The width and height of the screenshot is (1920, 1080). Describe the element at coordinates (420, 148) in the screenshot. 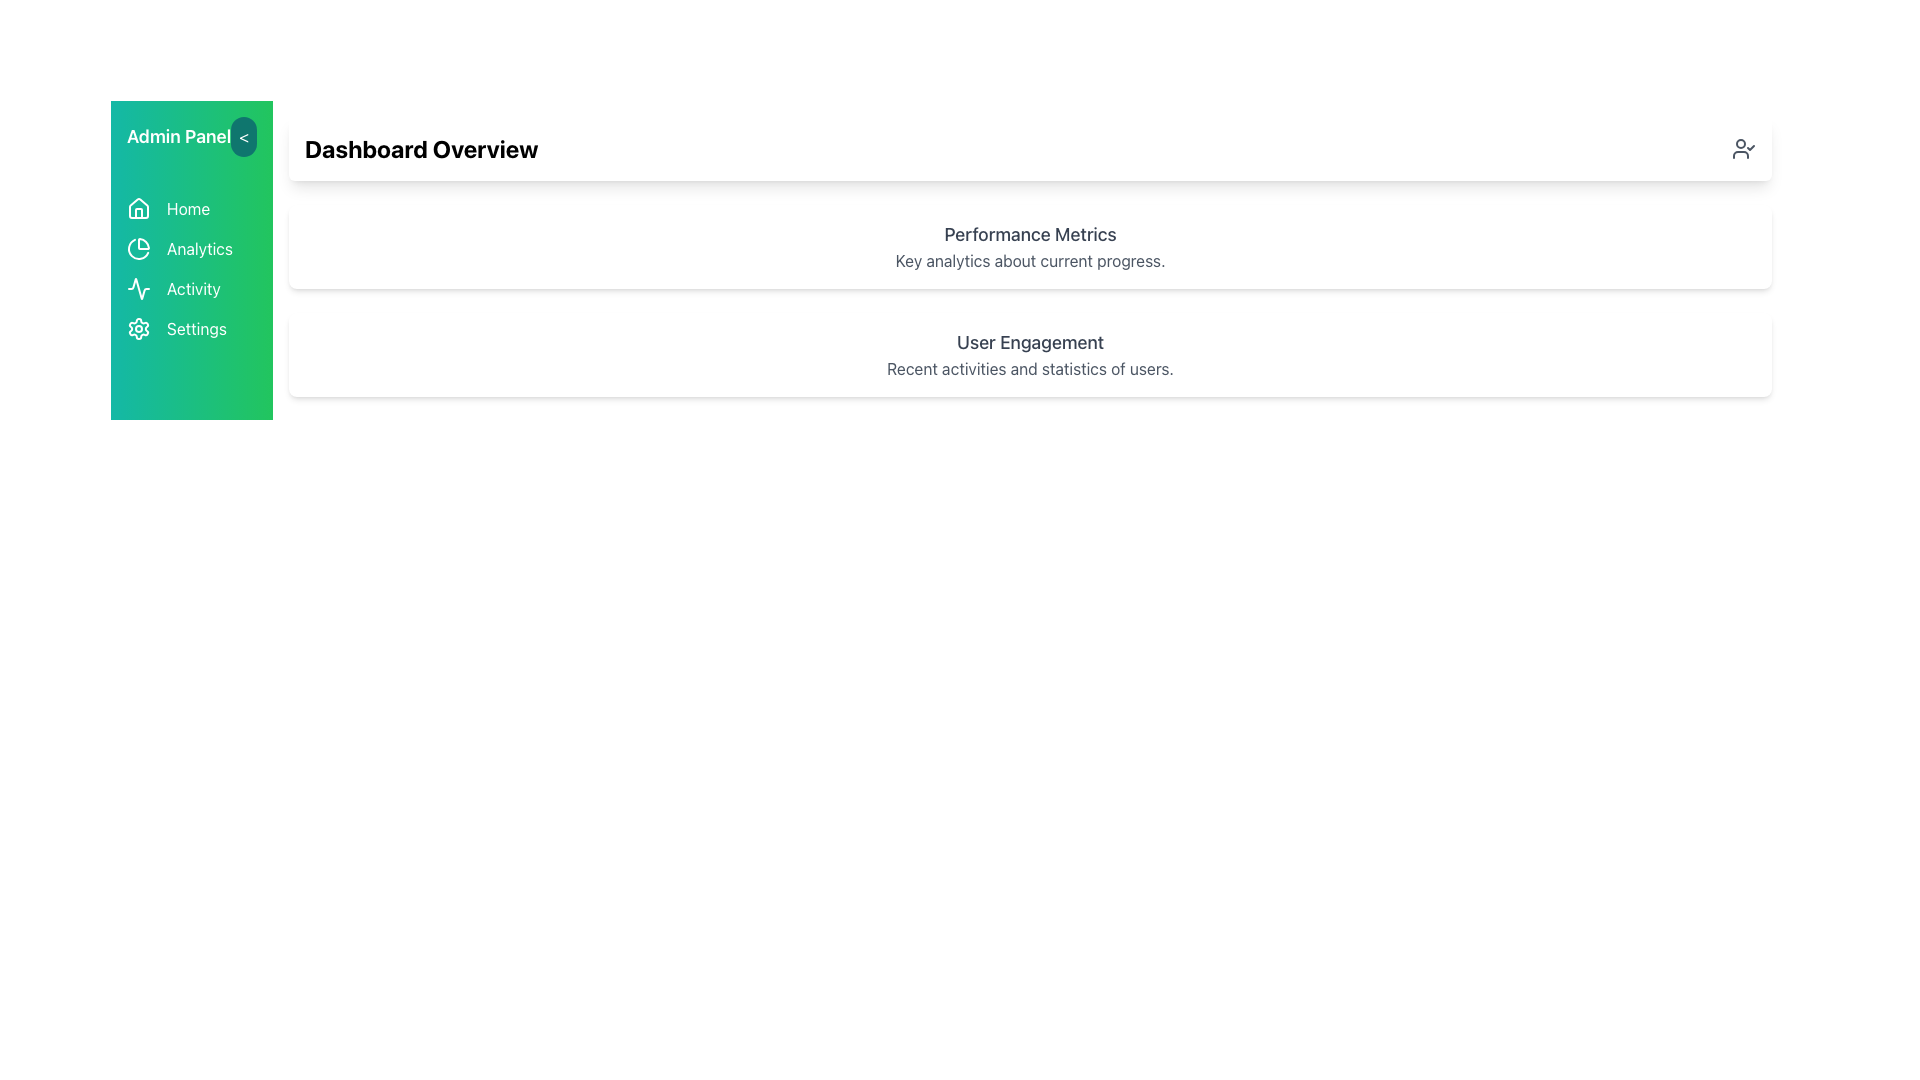

I see `the Text (Header) element that serves as the title or heading for the dashboard overview, located in the top section of the content area, slightly right-justified within a shadowed card` at that location.